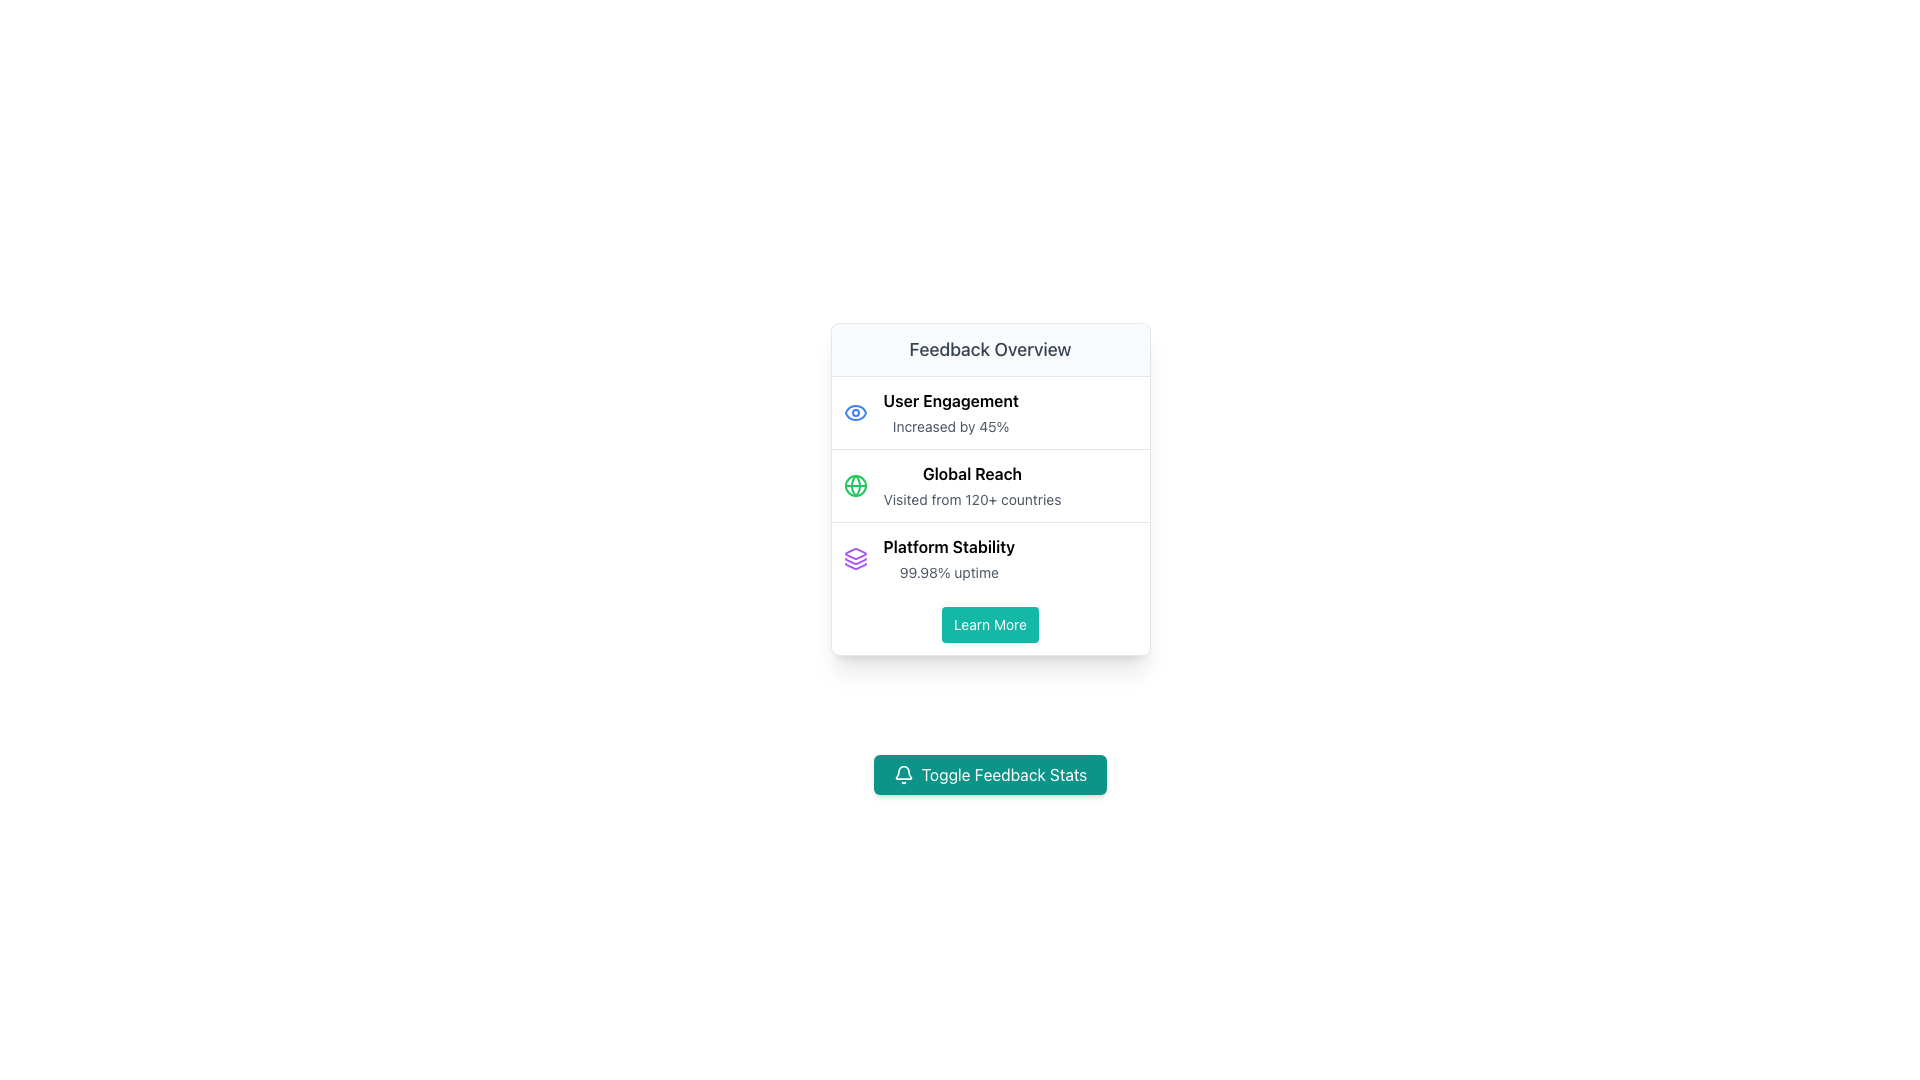 The height and width of the screenshot is (1080, 1920). I want to click on the text label reading 'Increased by 45%' which is positioned below 'User Engagement' in the 'Feedback Overview' card, so click(950, 426).